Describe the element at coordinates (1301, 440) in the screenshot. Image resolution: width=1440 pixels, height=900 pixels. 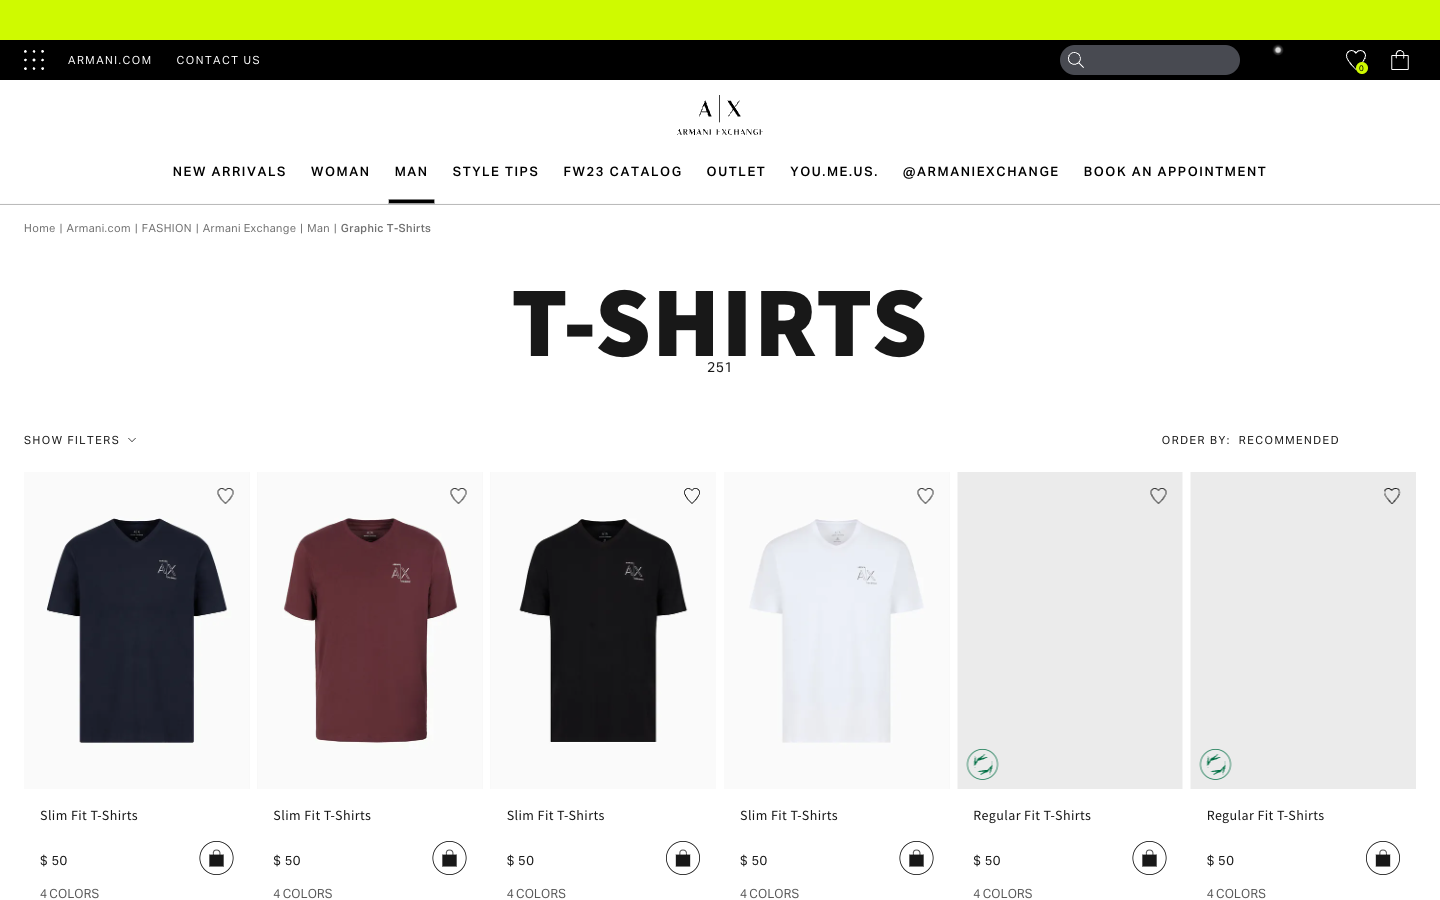
I see `select search filter` at that location.